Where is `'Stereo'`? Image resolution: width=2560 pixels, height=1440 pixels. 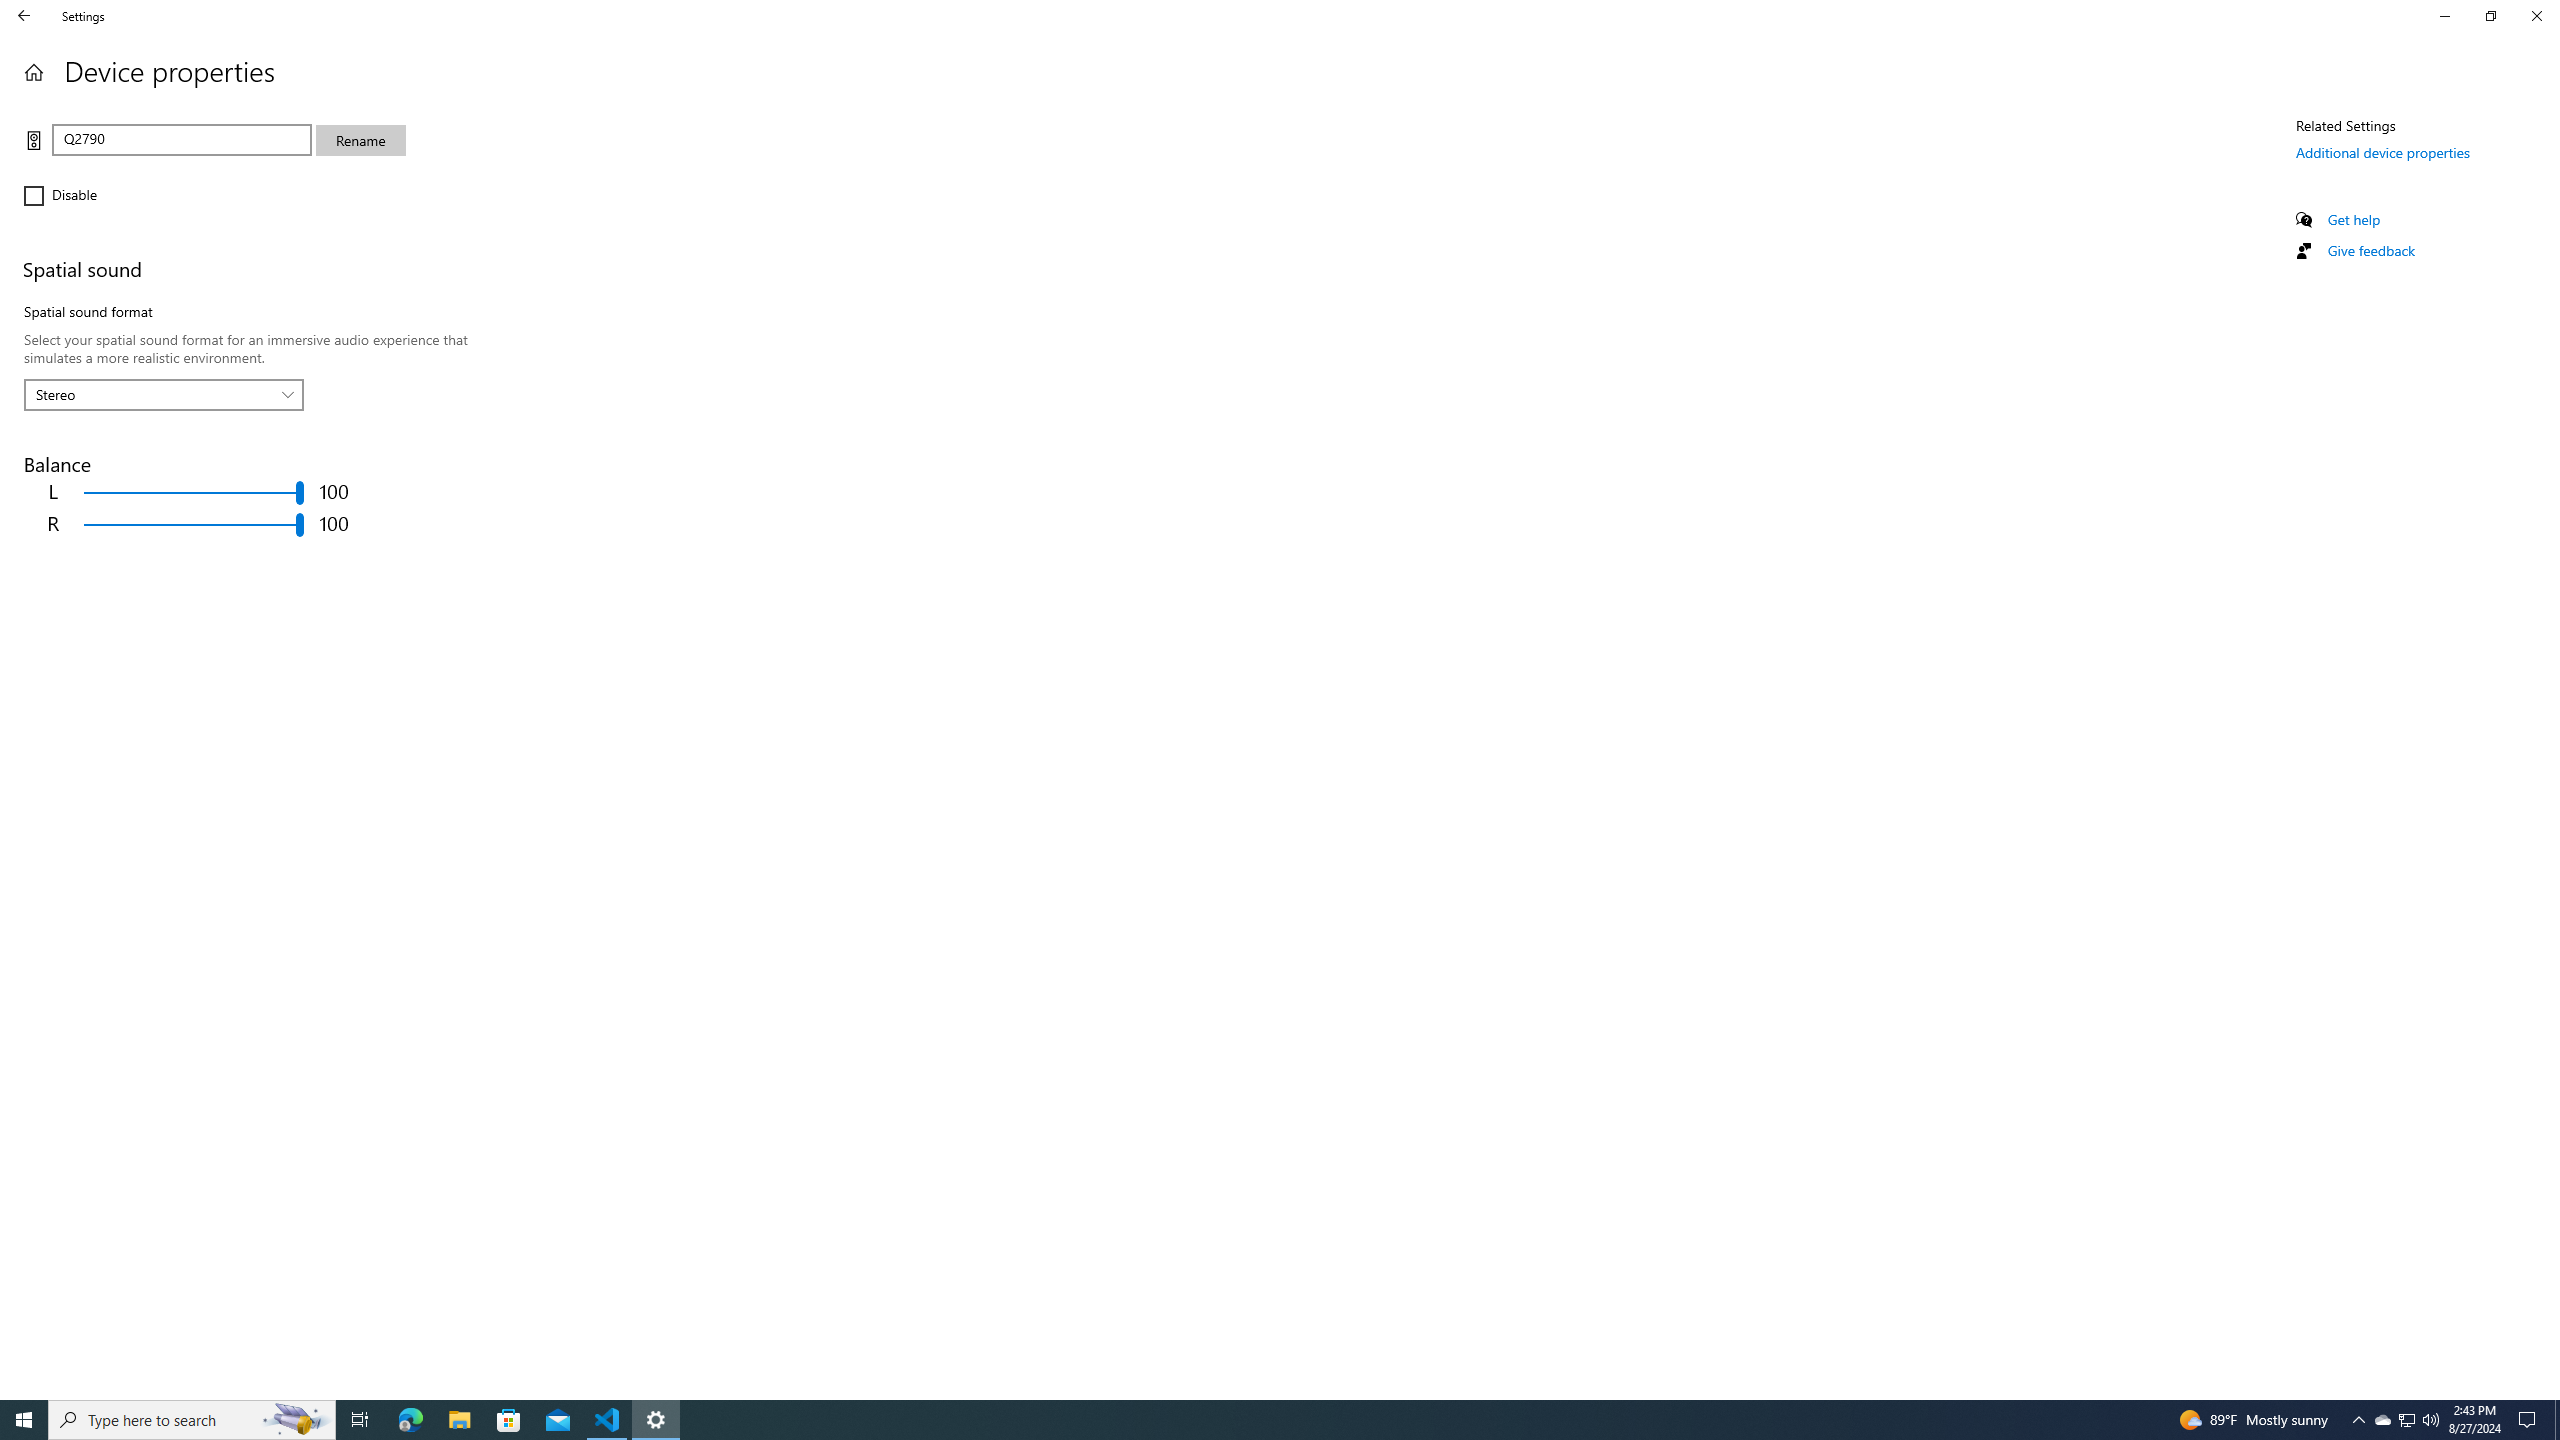
'Stereo' is located at coordinates (152, 394).